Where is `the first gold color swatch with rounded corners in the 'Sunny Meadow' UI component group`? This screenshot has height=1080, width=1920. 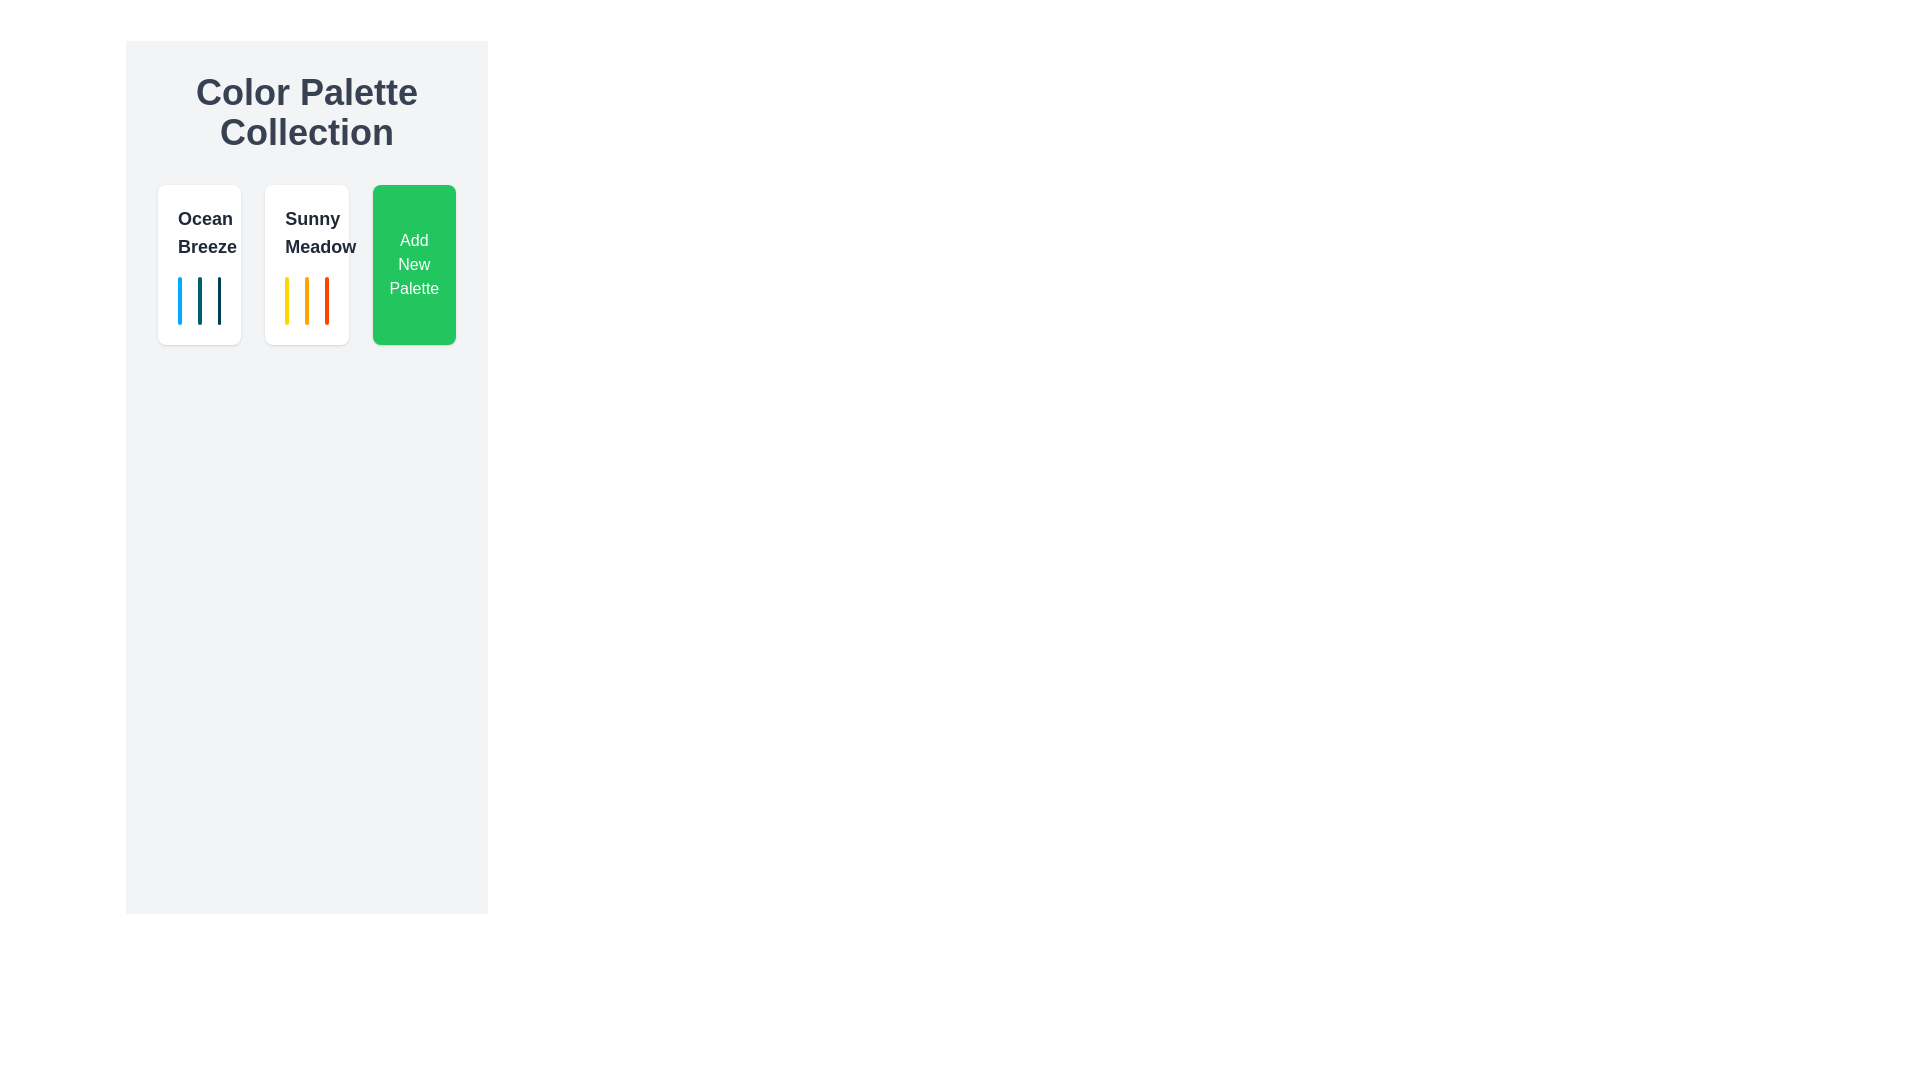
the first gold color swatch with rounded corners in the 'Sunny Meadow' UI component group is located at coordinates (286, 300).